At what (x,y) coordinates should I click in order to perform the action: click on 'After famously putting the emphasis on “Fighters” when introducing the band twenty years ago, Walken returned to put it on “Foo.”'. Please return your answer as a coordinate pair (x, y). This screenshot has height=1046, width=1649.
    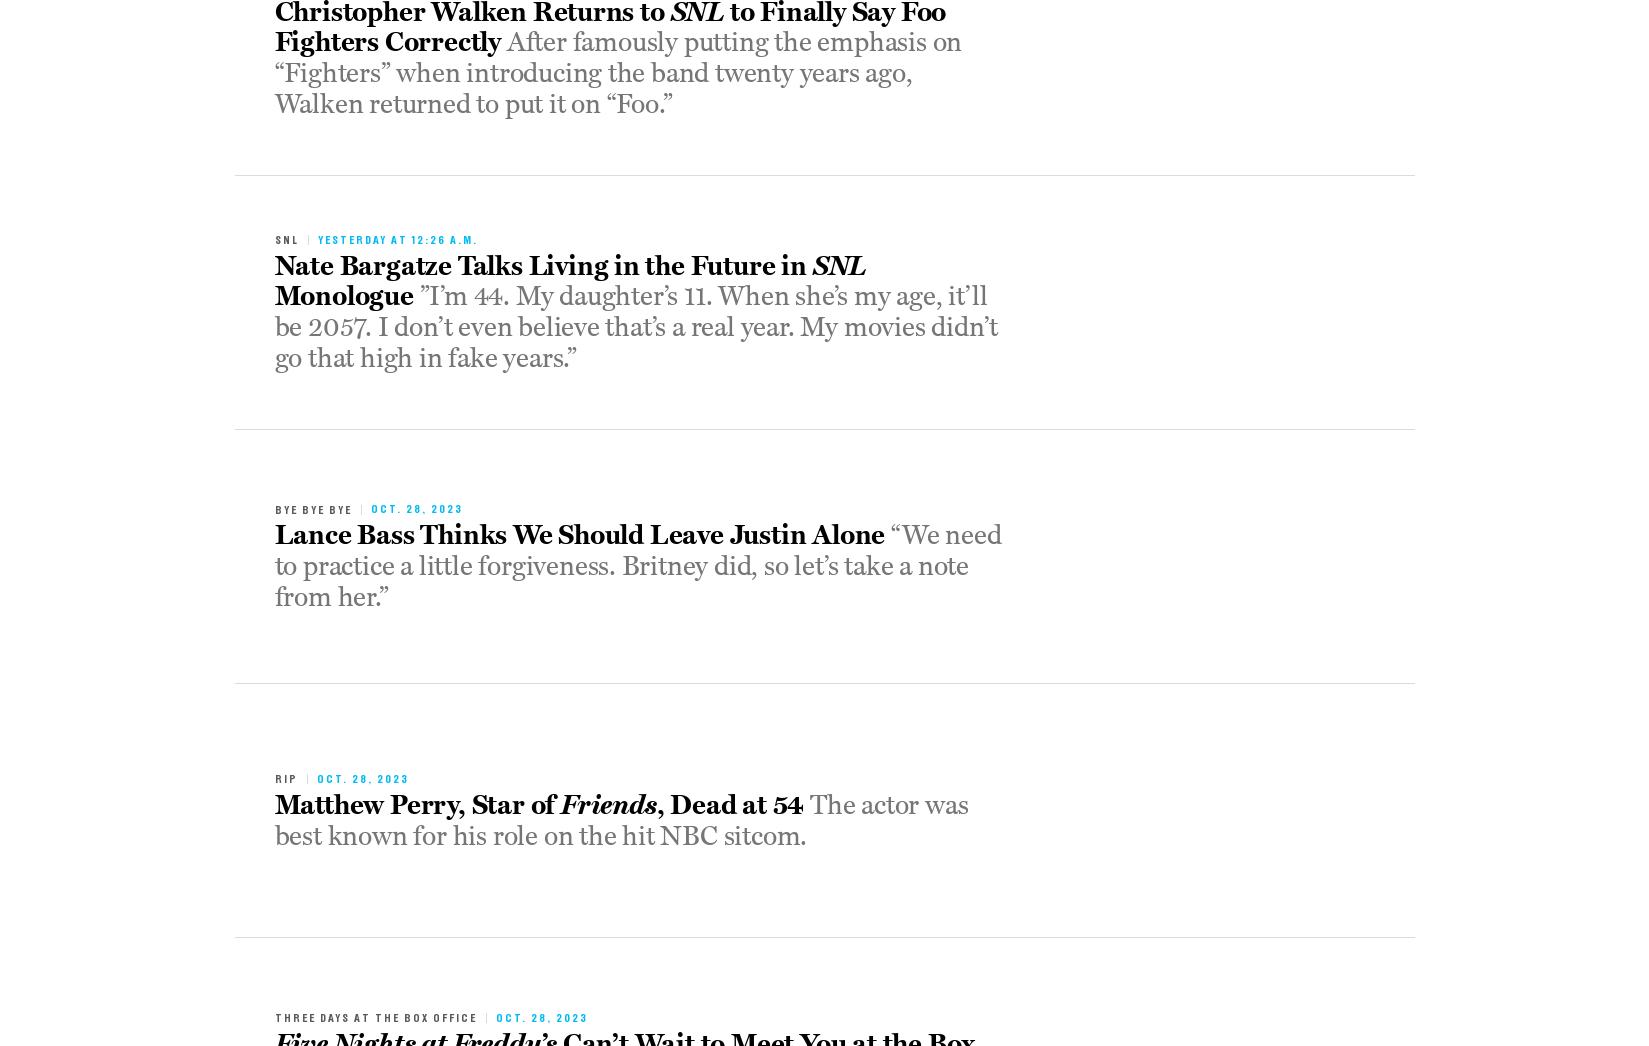
    Looking at the image, I should click on (618, 73).